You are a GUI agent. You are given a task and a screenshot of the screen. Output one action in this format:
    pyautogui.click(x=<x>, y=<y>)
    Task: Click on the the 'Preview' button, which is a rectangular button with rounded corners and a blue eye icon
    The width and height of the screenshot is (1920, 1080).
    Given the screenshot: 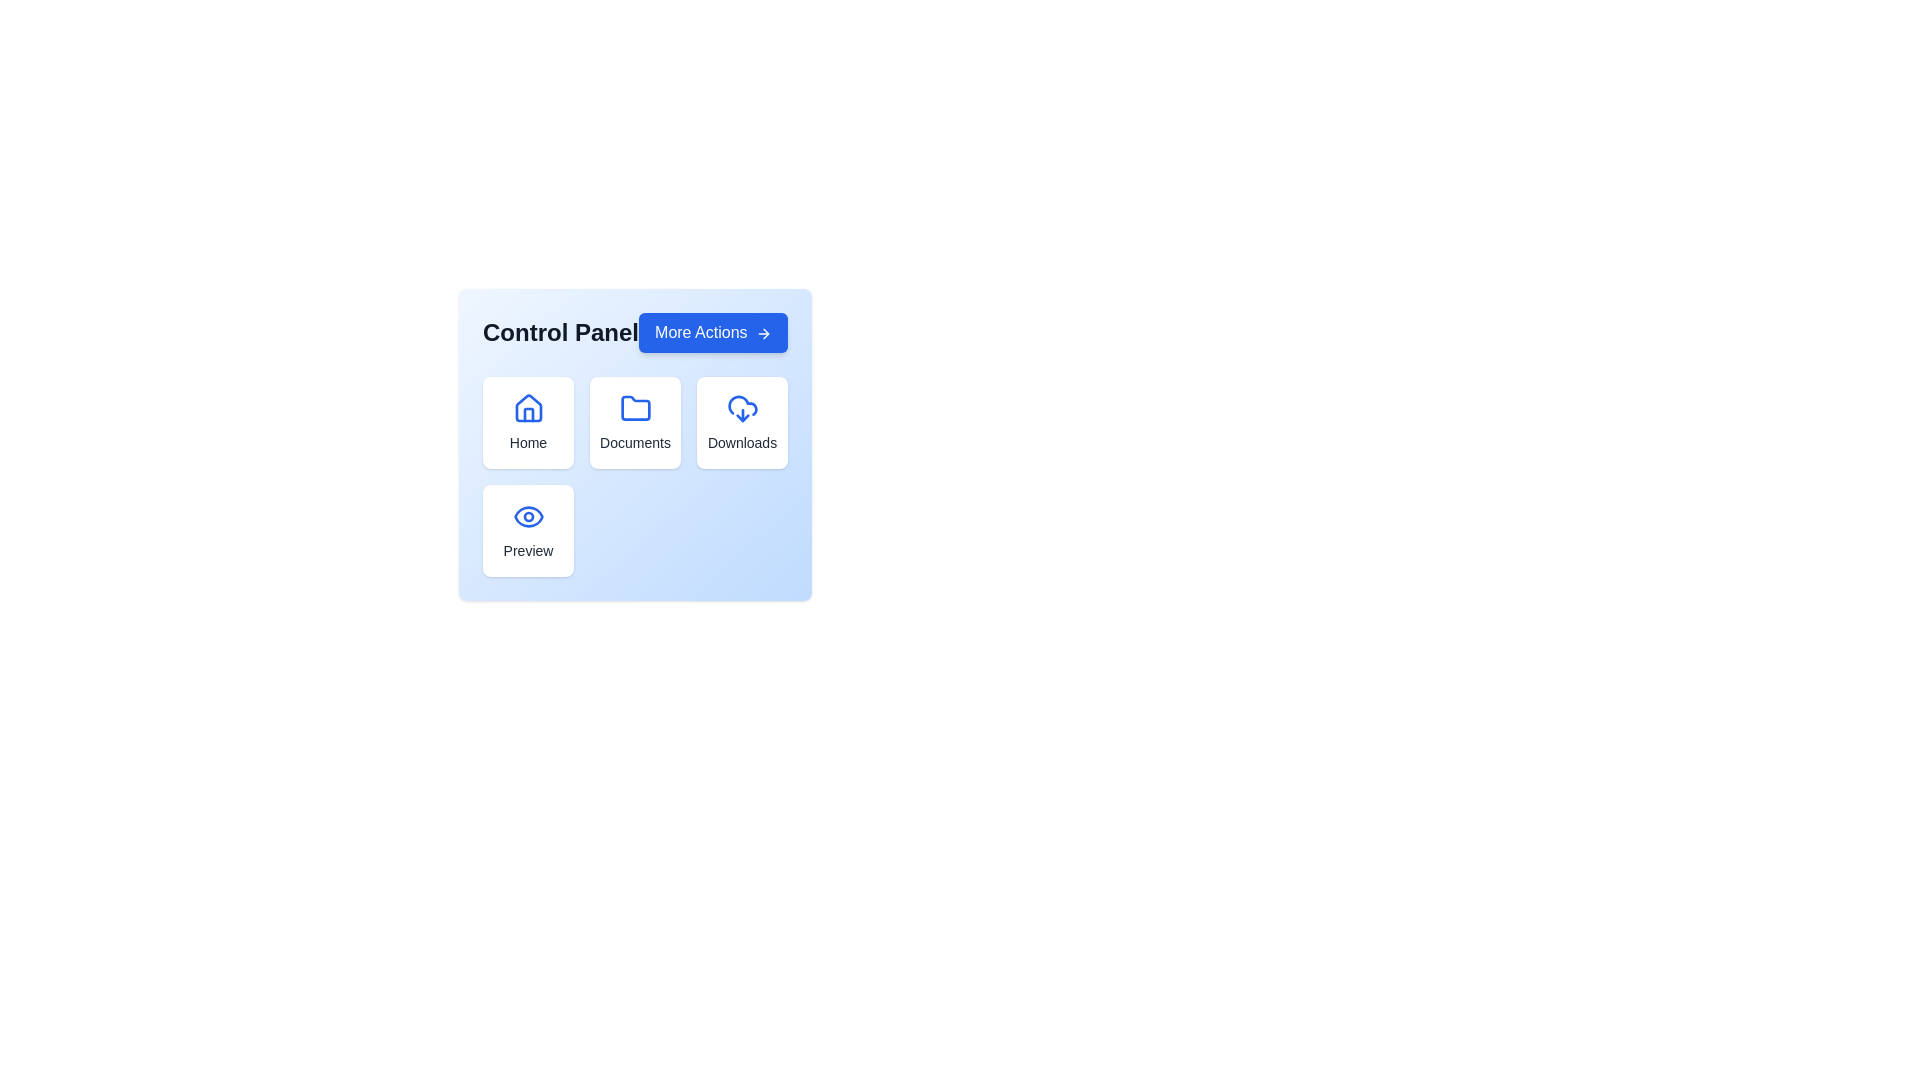 What is the action you would take?
    pyautogui.click(x=528, y=530)
    